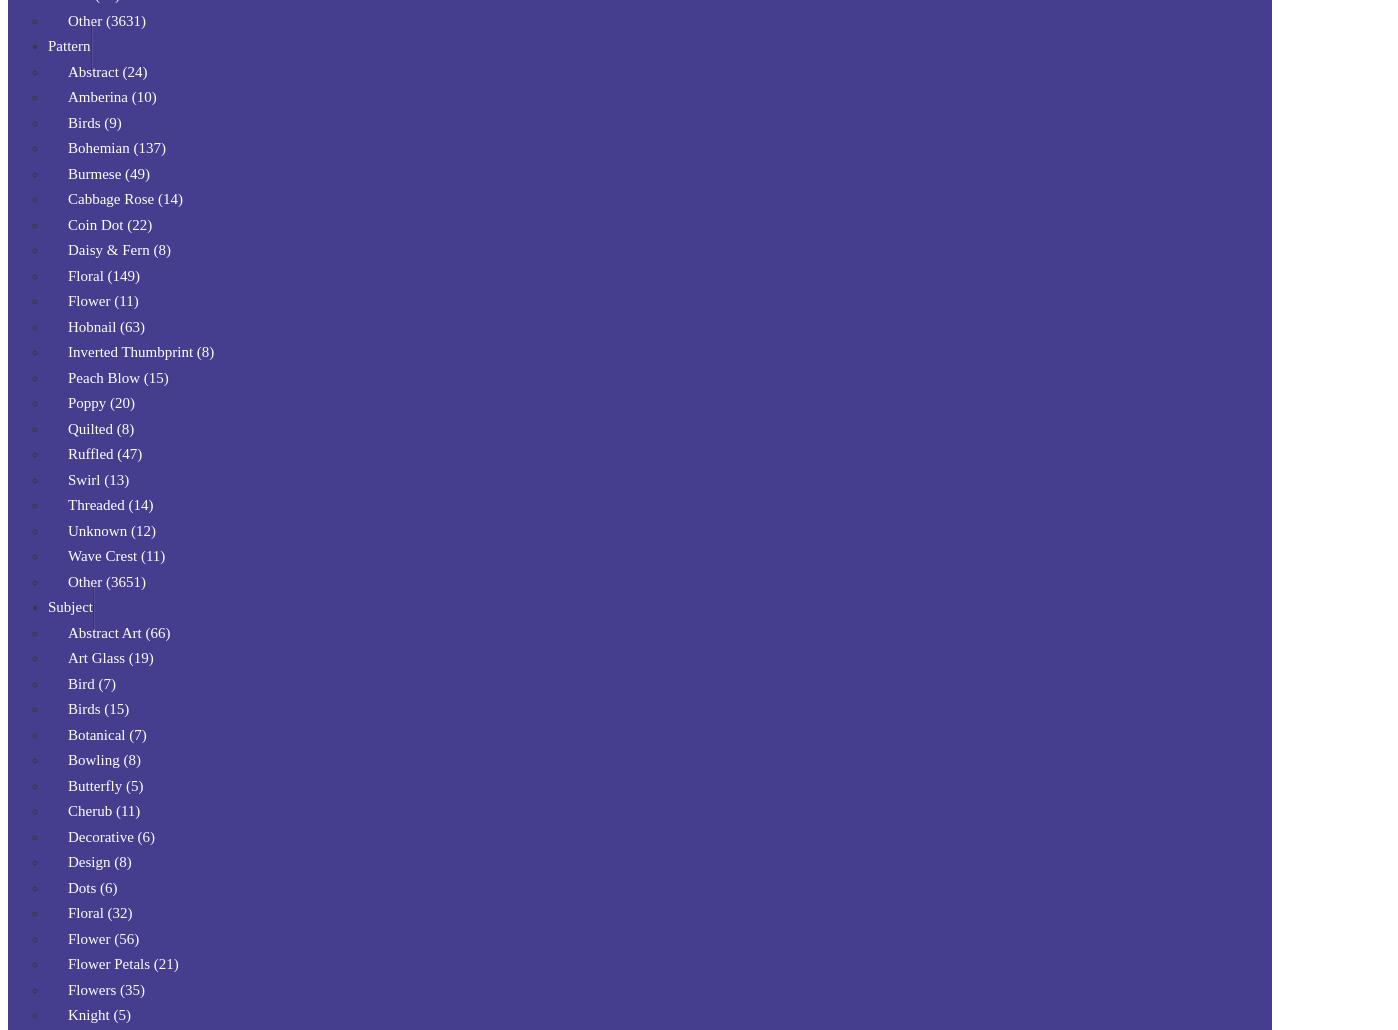 This screenshot has height=1030, width=1398. I want to click on 'Knight (5)', so click(98, 1013).